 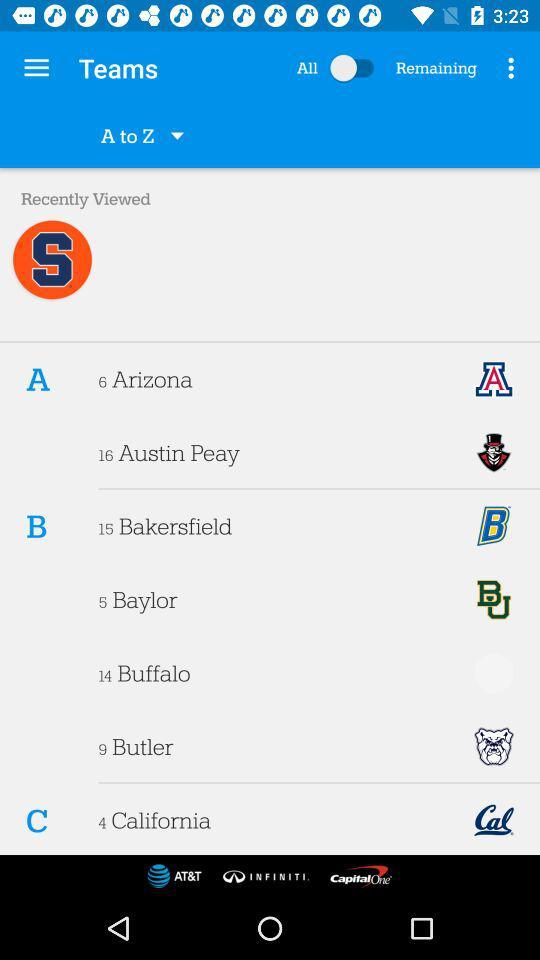 What do you see at coordinates (355, 68) in the screenshot?
I see `menu` at bounding box center [355, 68].